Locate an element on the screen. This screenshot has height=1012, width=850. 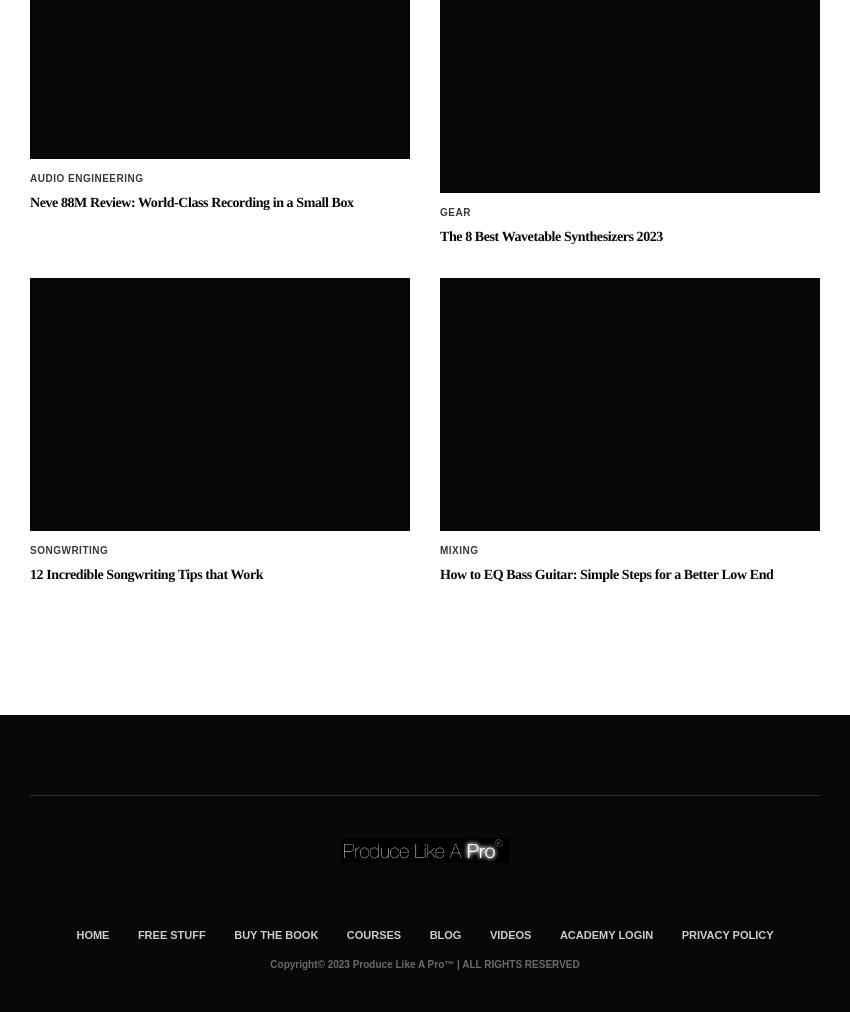
'Songwriting' is located at coordinates (69, 388).